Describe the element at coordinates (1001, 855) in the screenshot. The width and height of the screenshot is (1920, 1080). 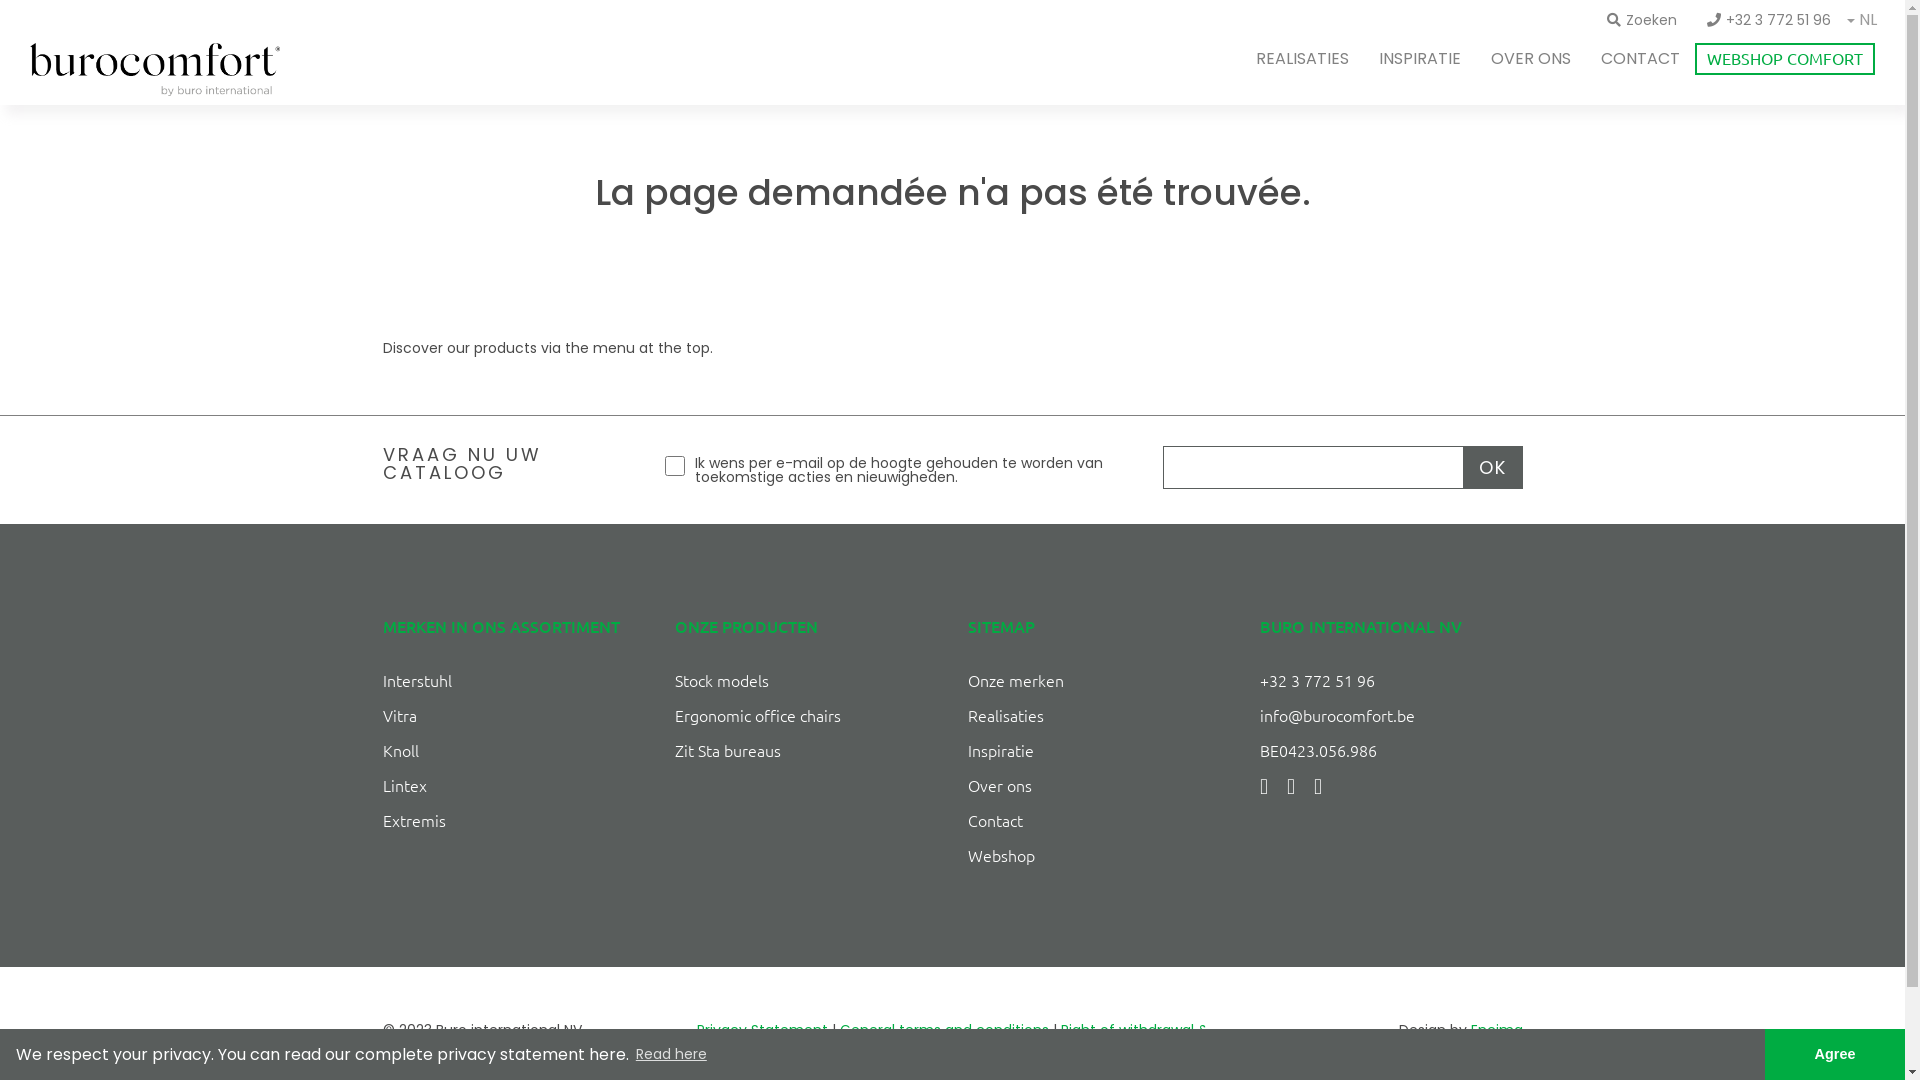
I see `'Webshop'` at that location.